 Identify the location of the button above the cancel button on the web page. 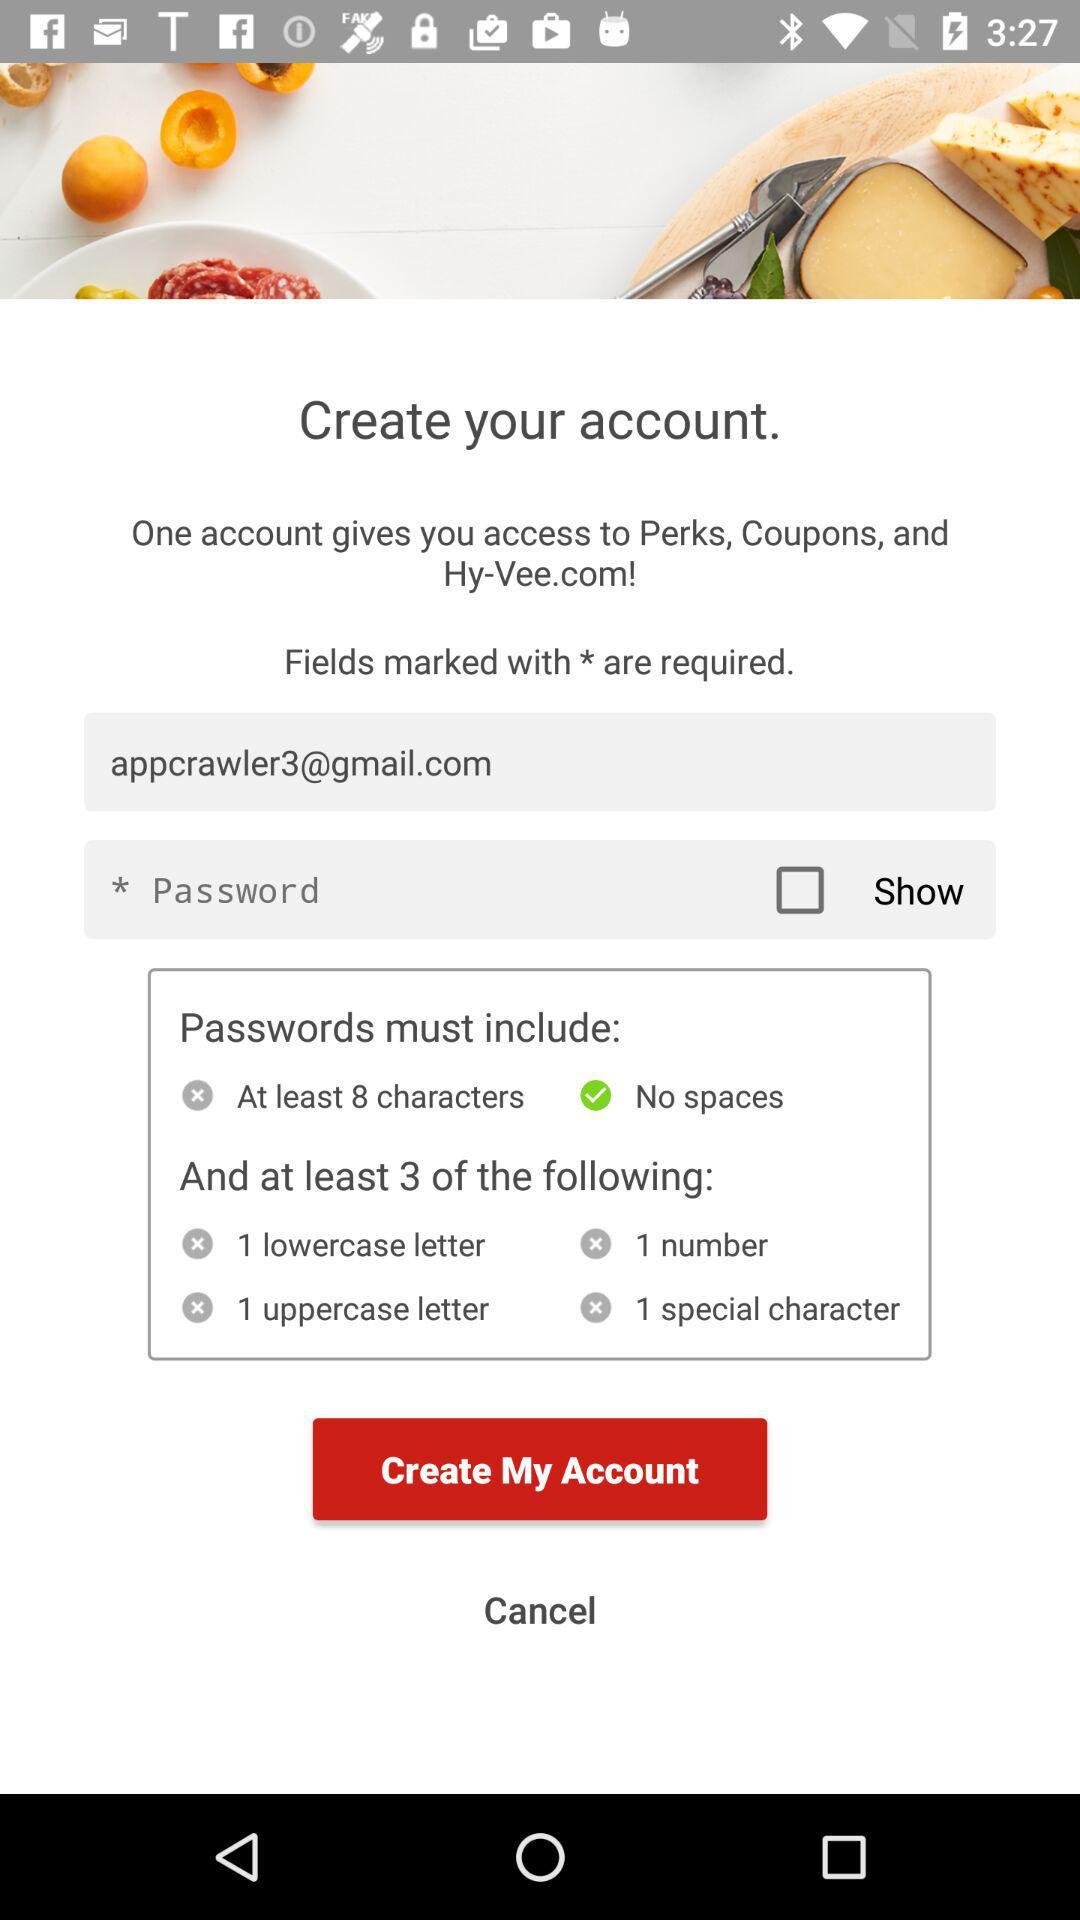
(540, 1469).